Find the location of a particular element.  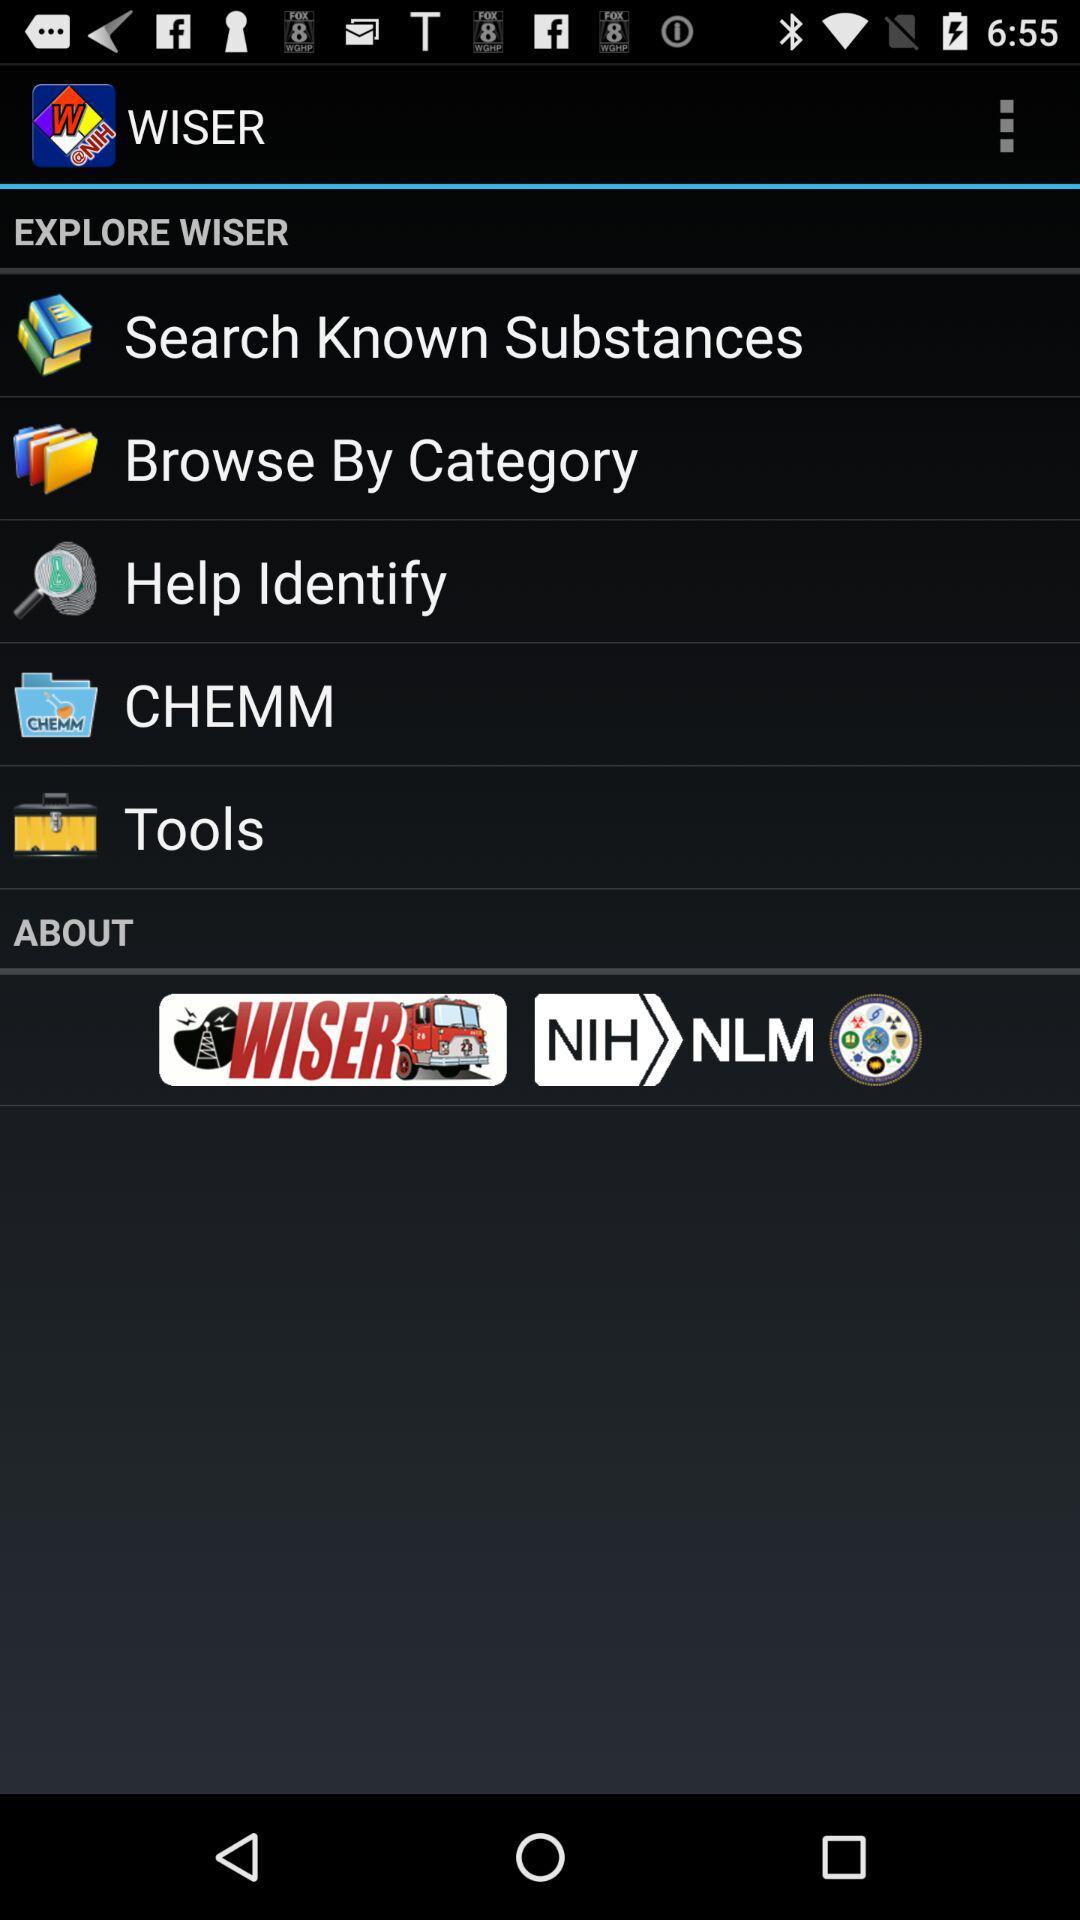

the icon below the search known substances icon is located at coordinates (600, 456).